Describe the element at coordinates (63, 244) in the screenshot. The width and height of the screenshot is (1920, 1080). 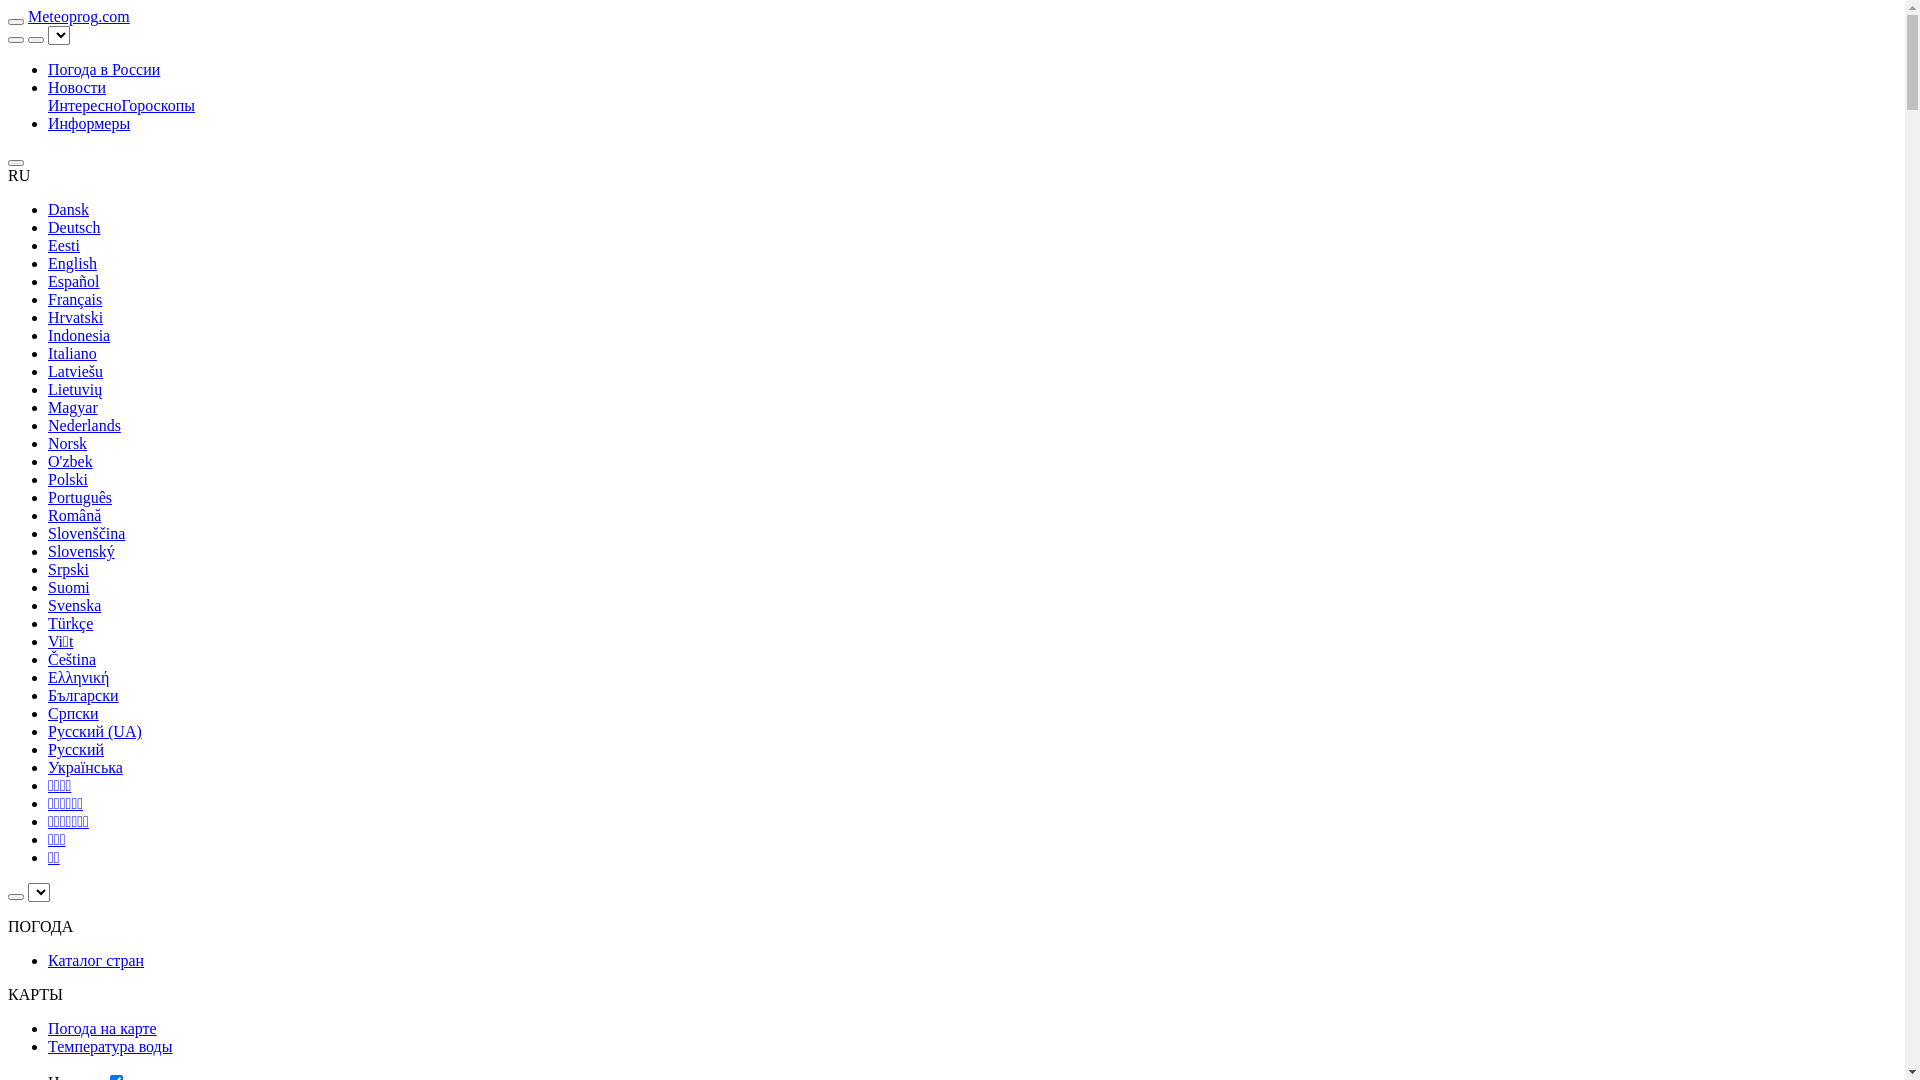
I see `'Eesti'` at that location.